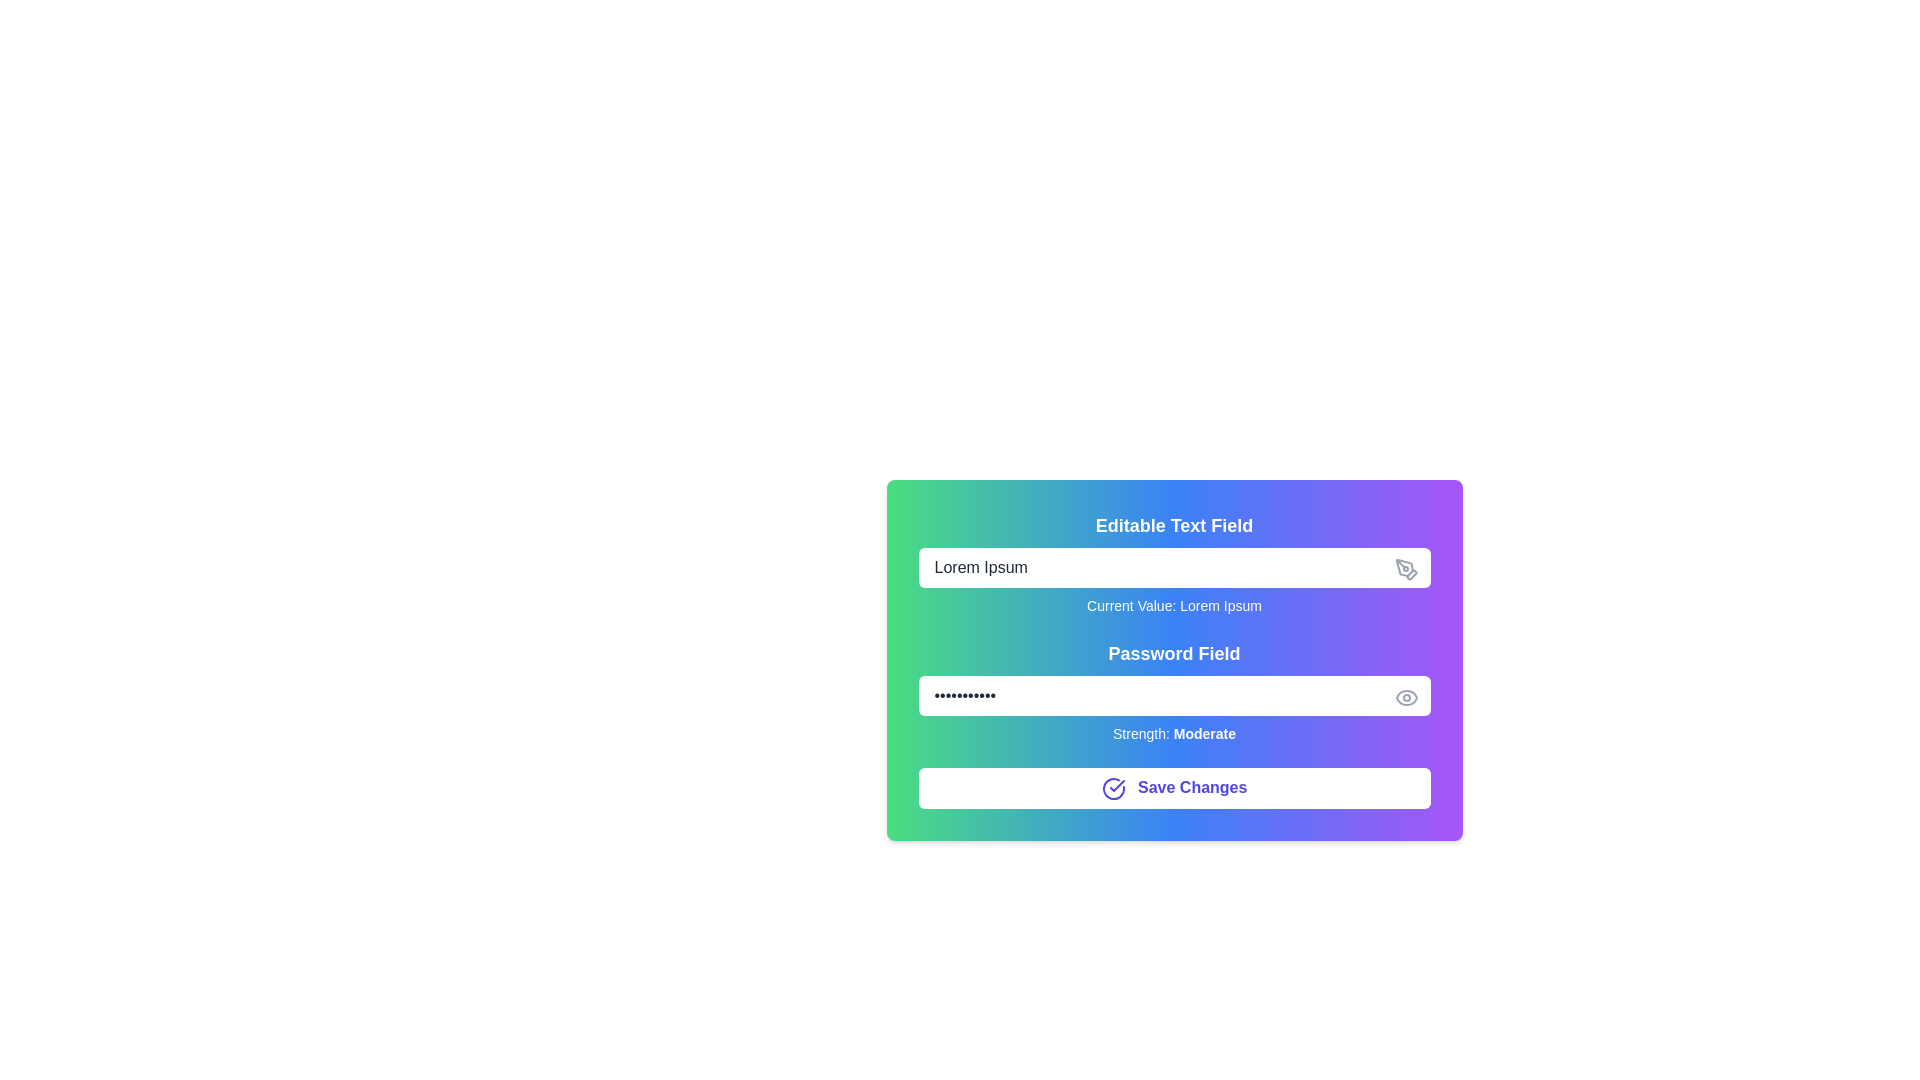  What do you see at coordinates (1112, 787) in the screenshot?
I see `the small circular icon with a blue outline and a checkmark inside it, which is located to the left of the 'Save Changes' button` at bounding box center [1112, 787].